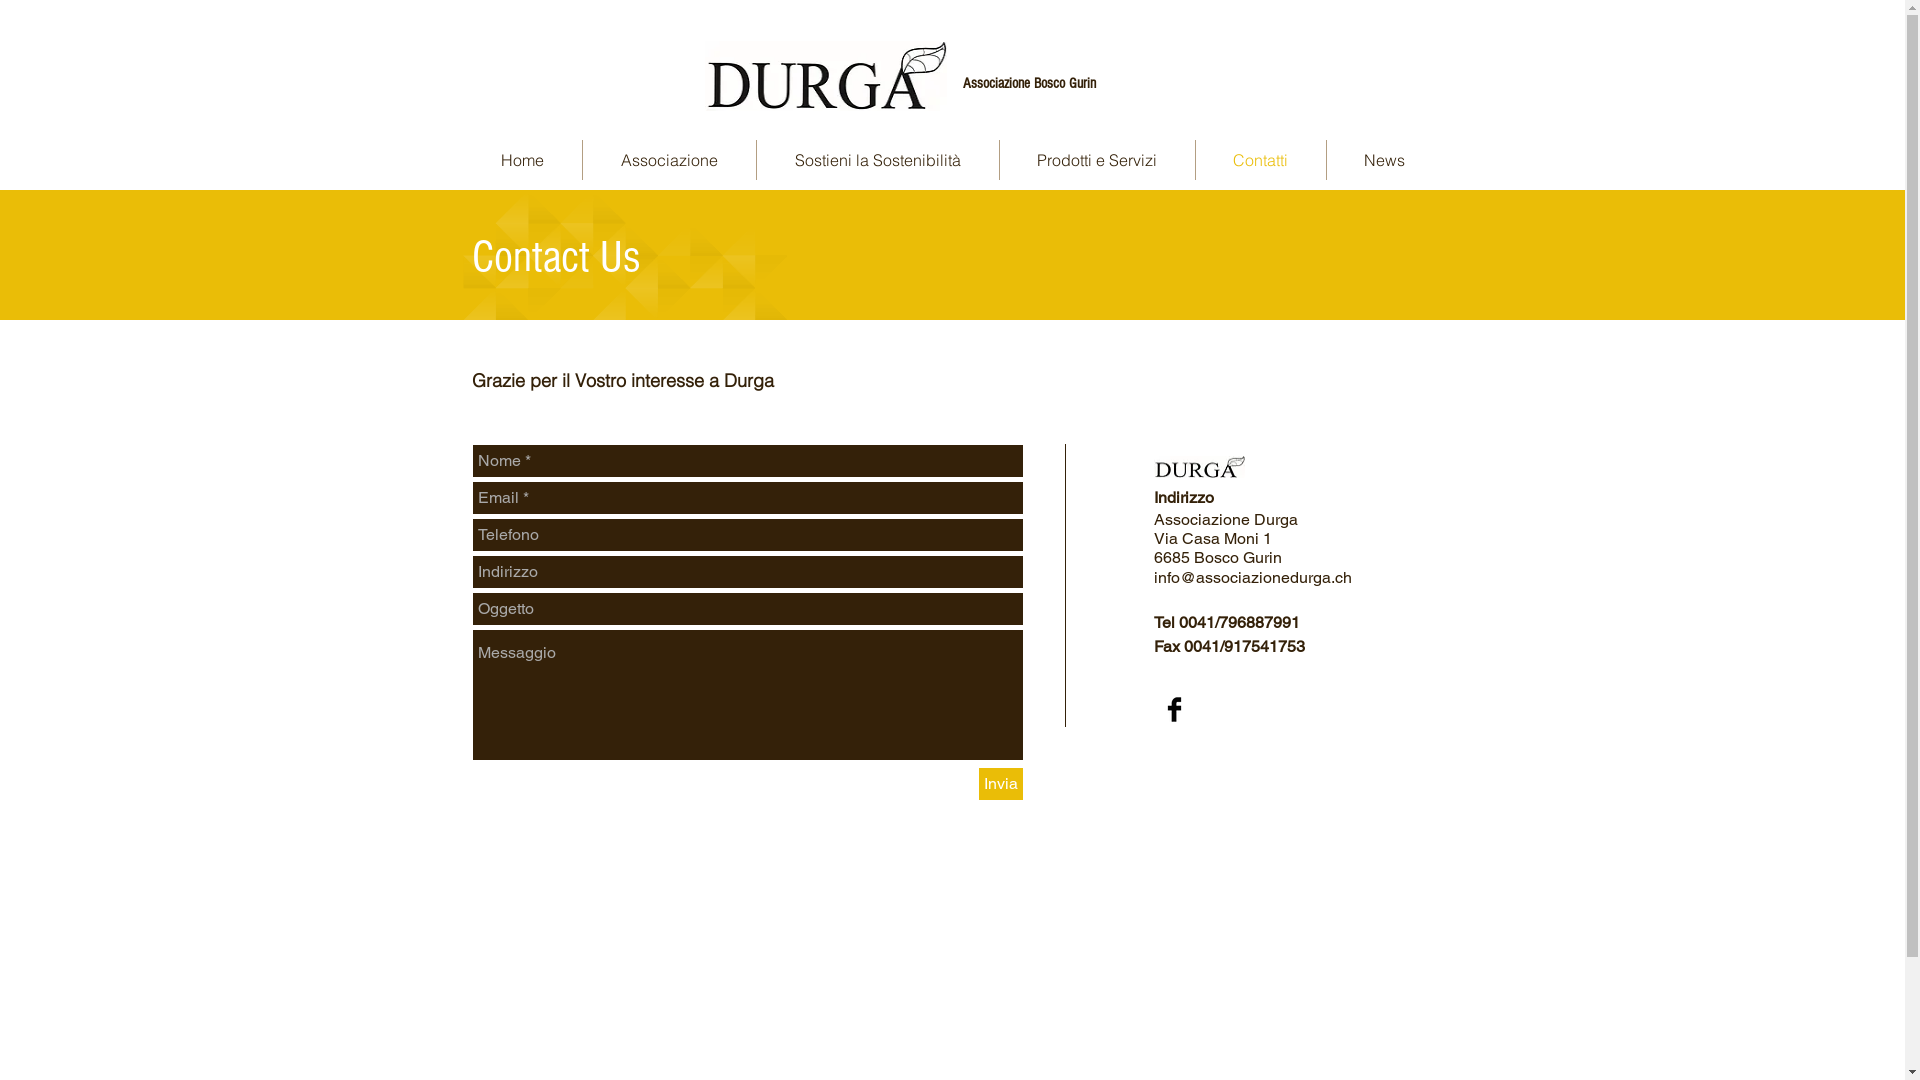 The height and width of the screenshot is (1080, 1920). I want to click on 'News', so click(1382, 158).